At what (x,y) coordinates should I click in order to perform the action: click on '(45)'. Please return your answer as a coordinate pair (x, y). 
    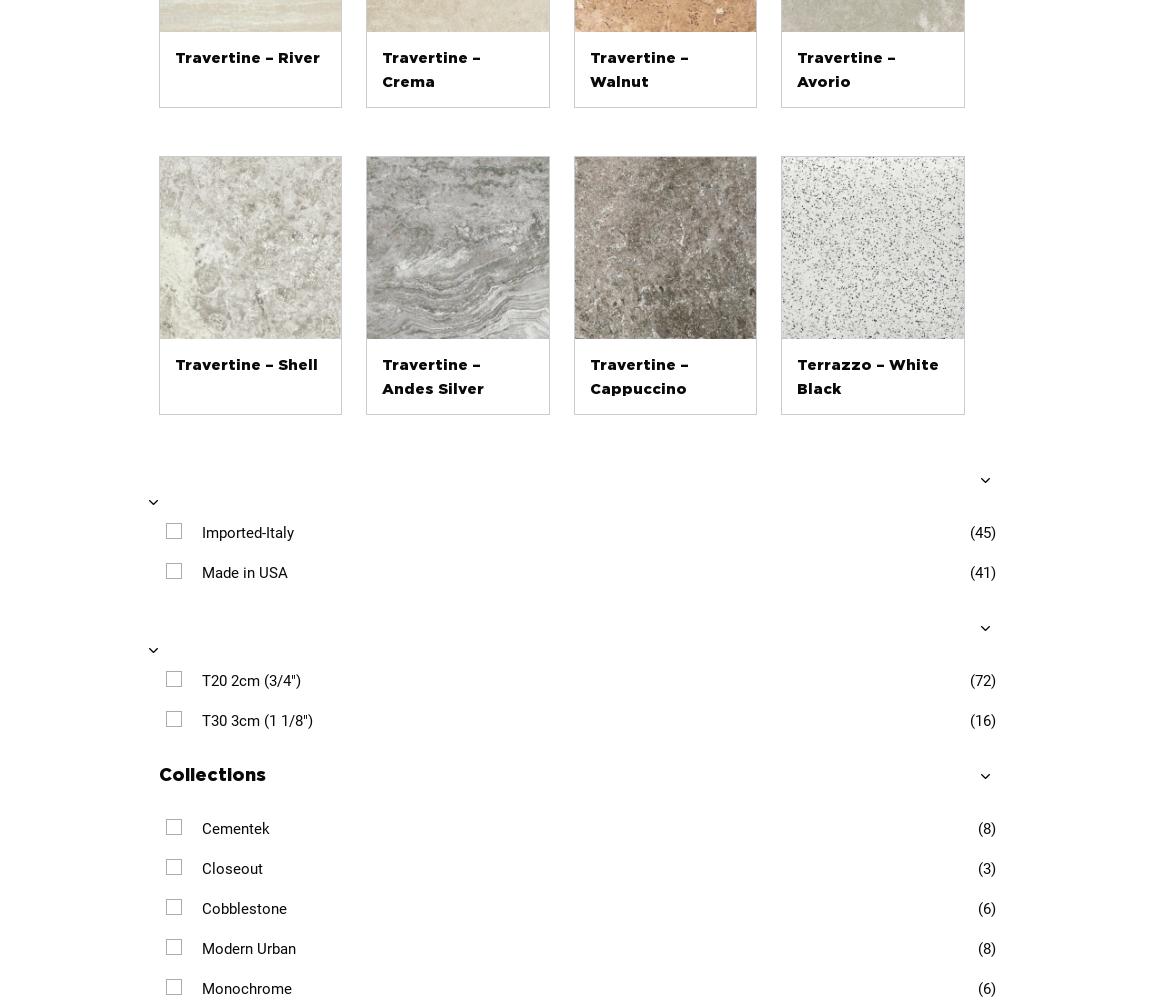
    Looking at the image, I should click on (970, 530).